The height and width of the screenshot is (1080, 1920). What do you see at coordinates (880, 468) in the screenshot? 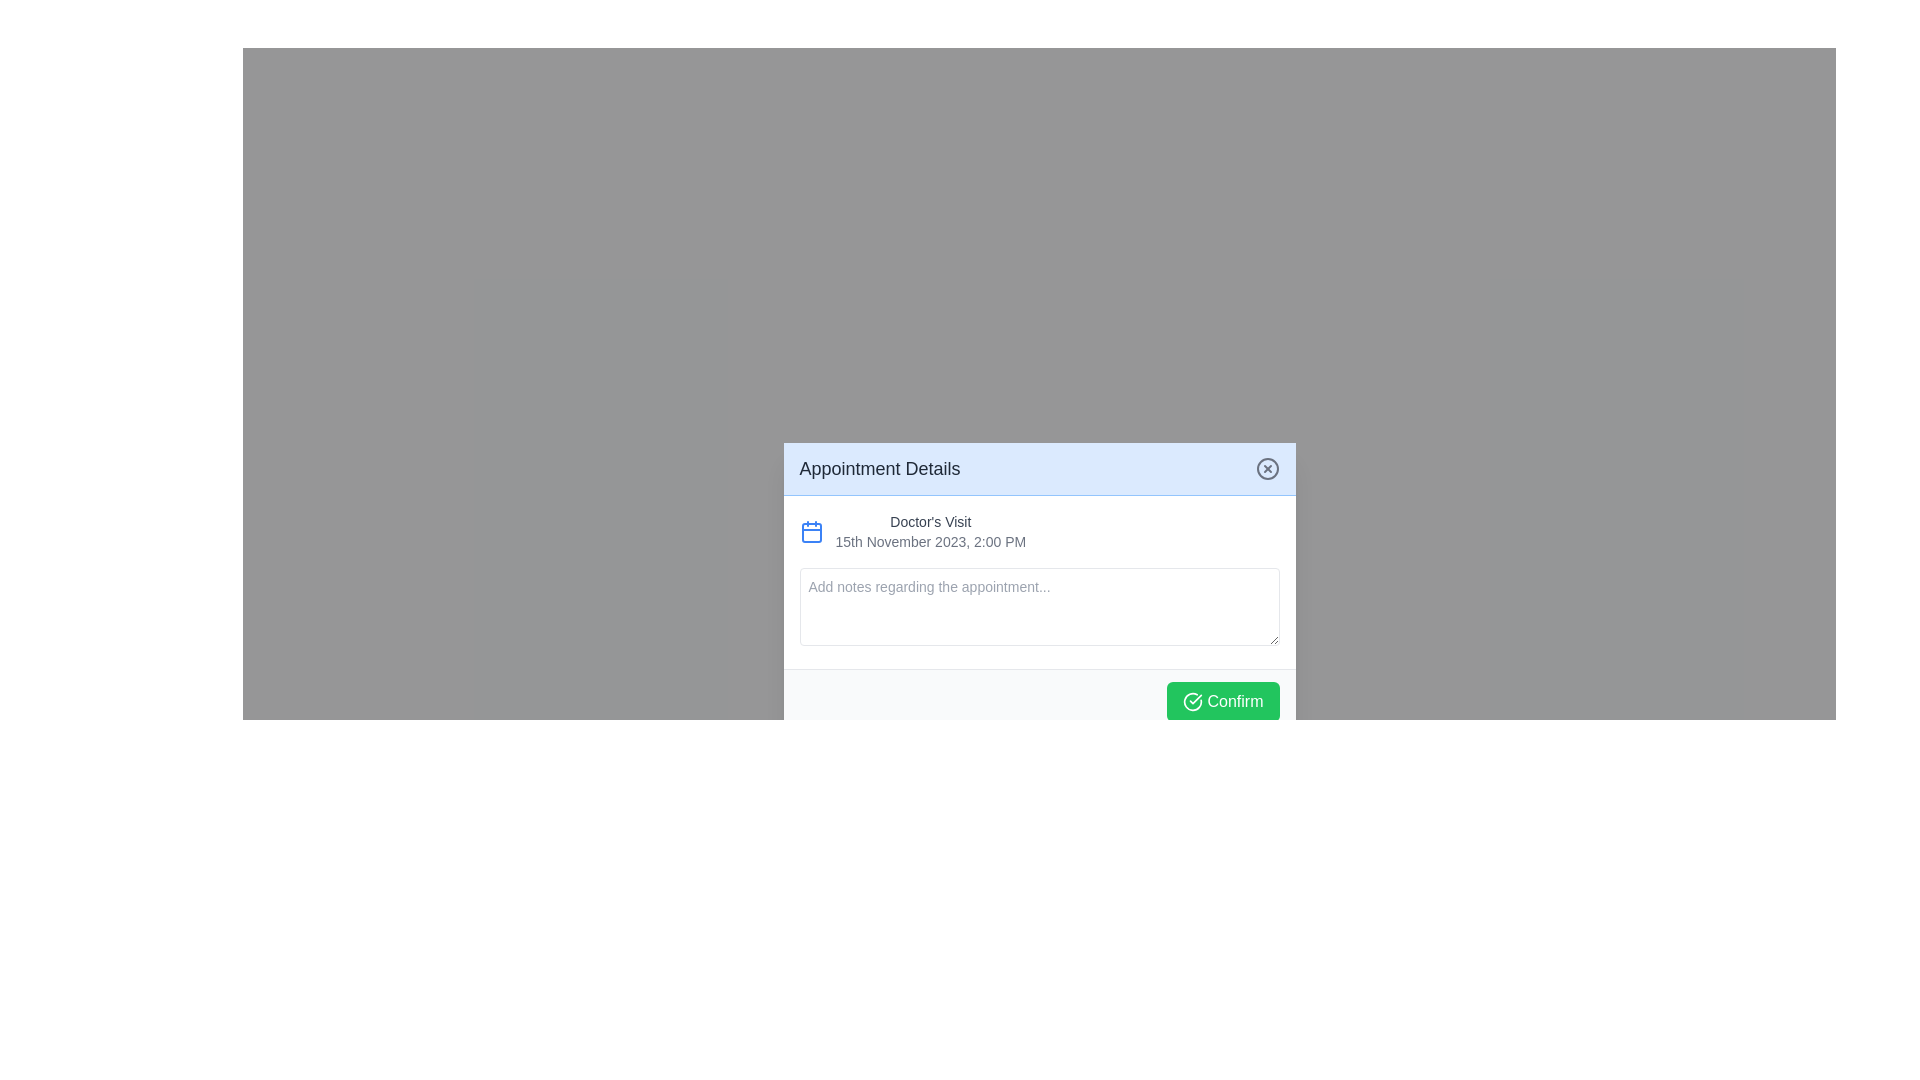
I see `the 'Appointment Details' text label, which is styled in bold with a dark hue against a light blue background, positioned in the header of the dialog box` at bounding box center [880, 468].